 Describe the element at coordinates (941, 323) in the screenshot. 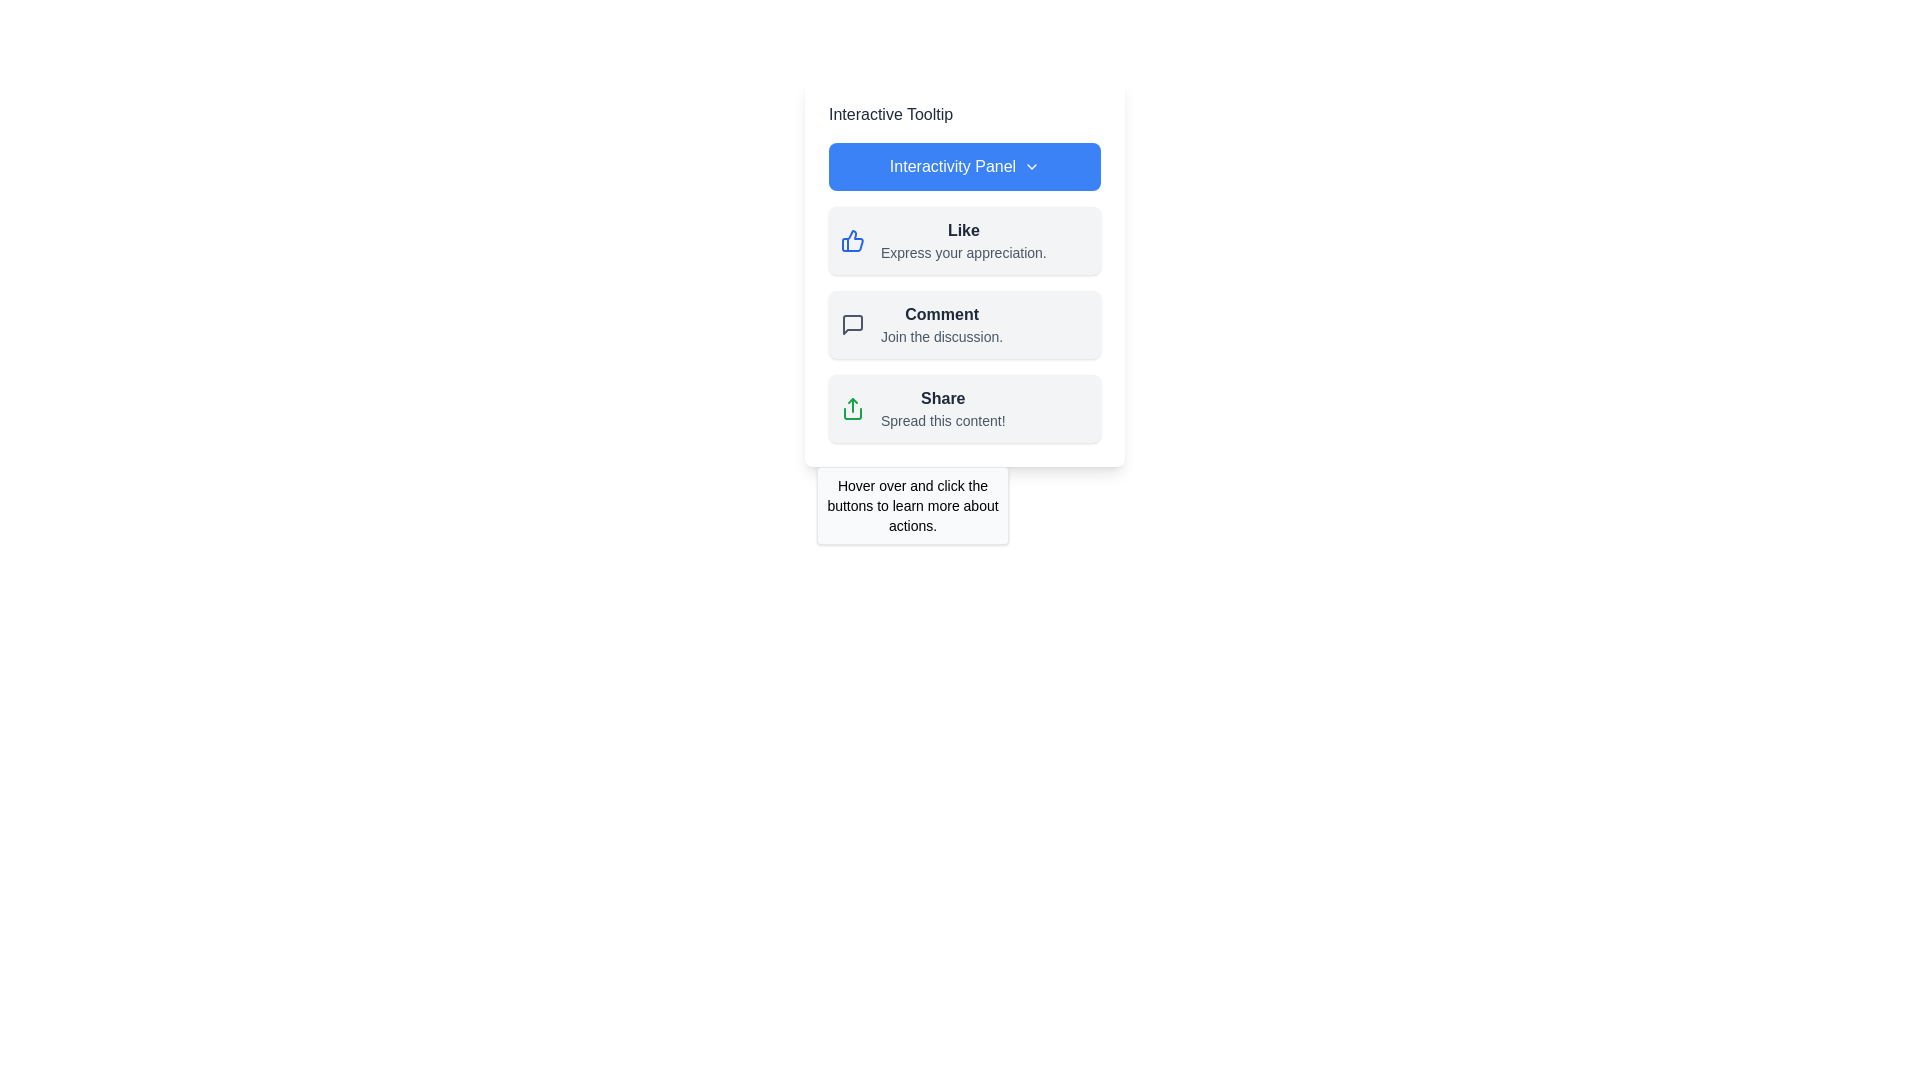

I see `the descriptive text label for the comment functionality, which is the second option in a vertical stack of options in a tooltip interface, located between 'Like' and 'Share'` at that location.